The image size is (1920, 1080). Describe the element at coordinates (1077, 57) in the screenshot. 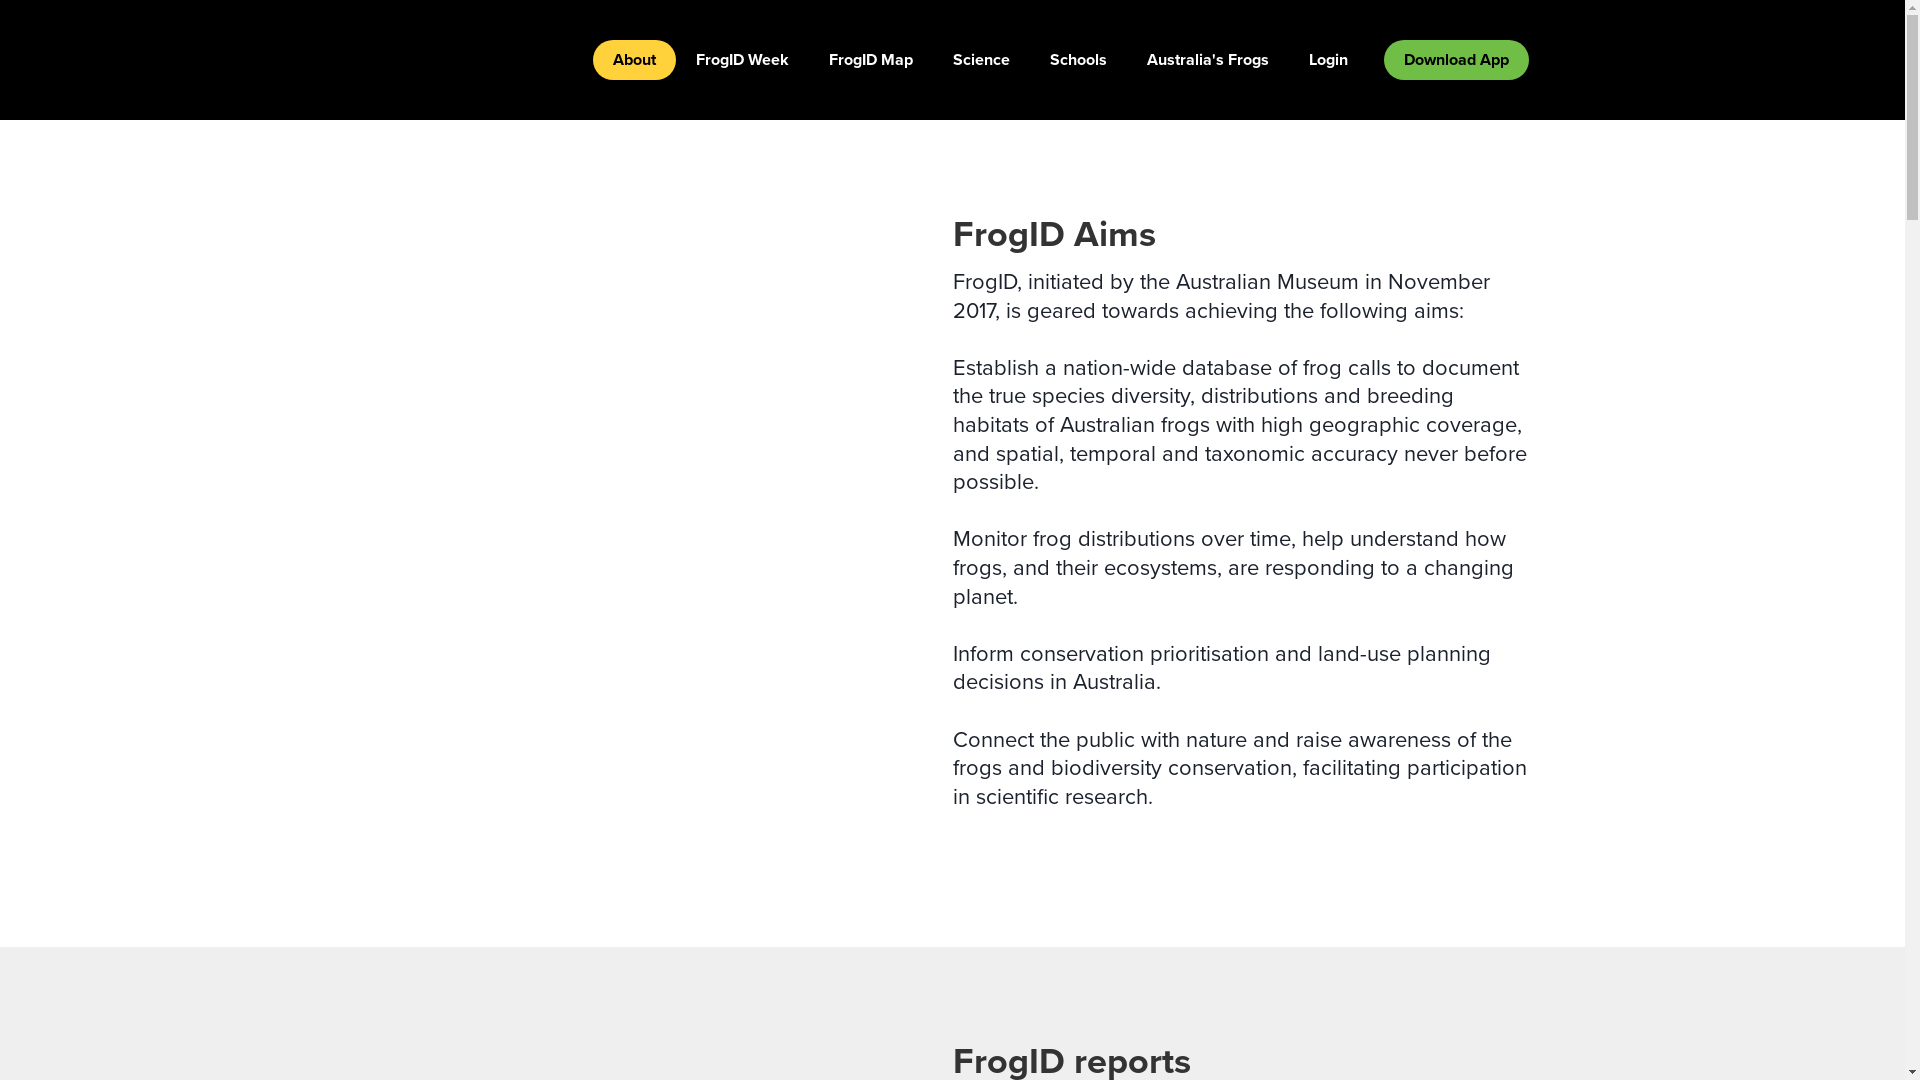

I see `'Schools'` at that location.